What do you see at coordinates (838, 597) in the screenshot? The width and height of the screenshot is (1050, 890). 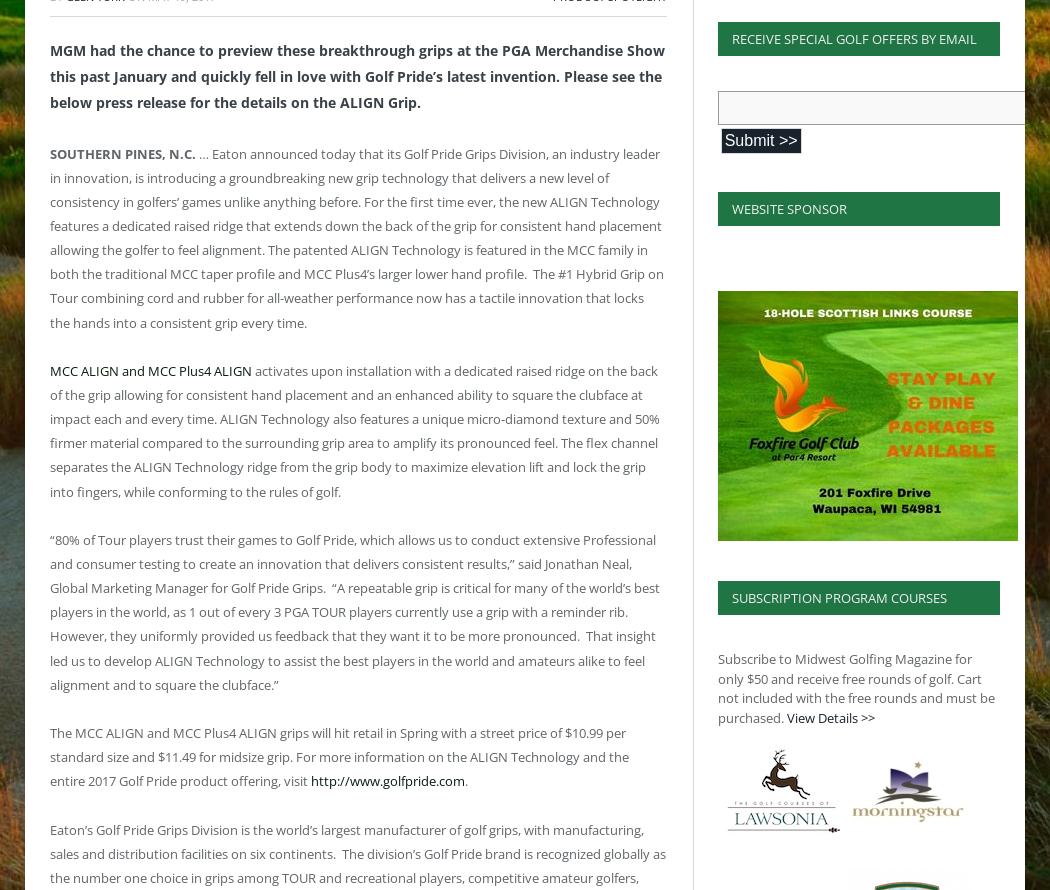 I see `'Subscription Program Courses'` at bounding box center [838, 597].